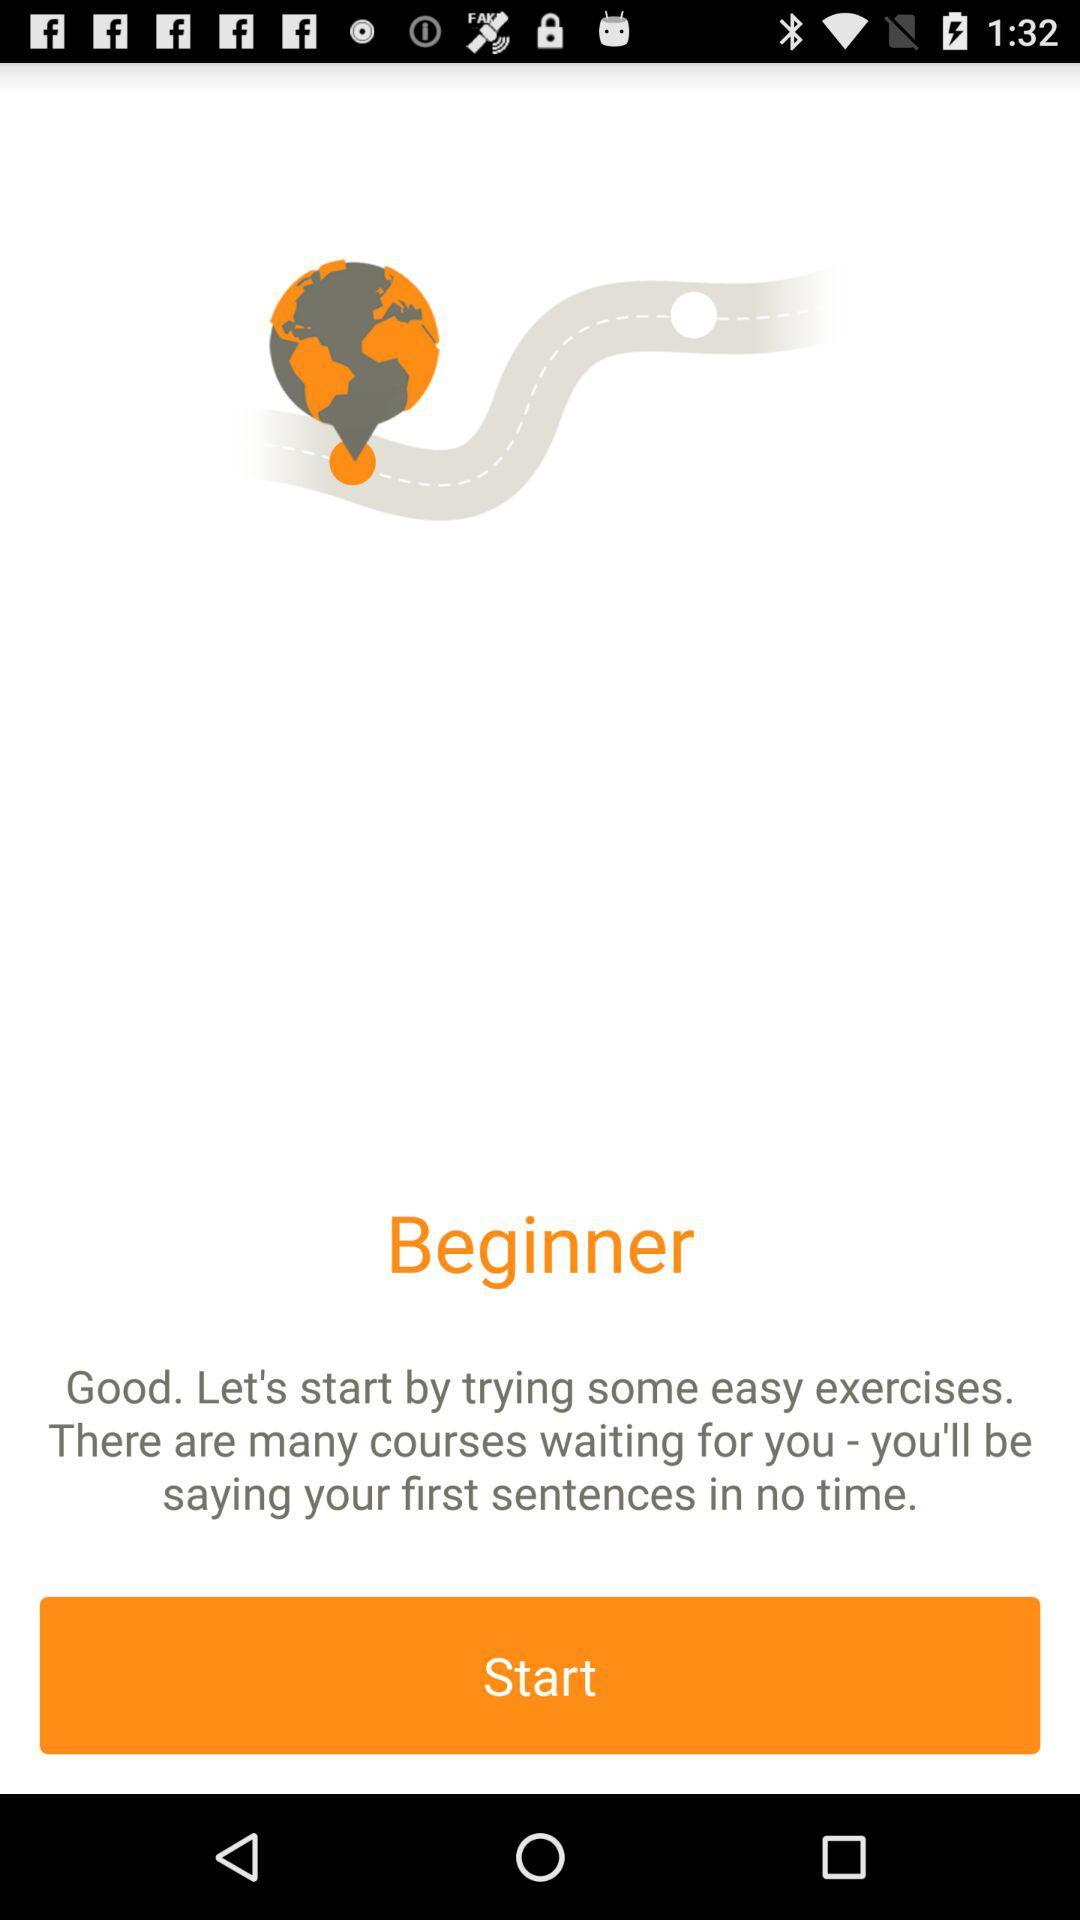 This screenshot has width=1080, height=1920. Describe the element at coordinates (351, 460) in the screenshot. I see `orange dot below globe icon` at that location.